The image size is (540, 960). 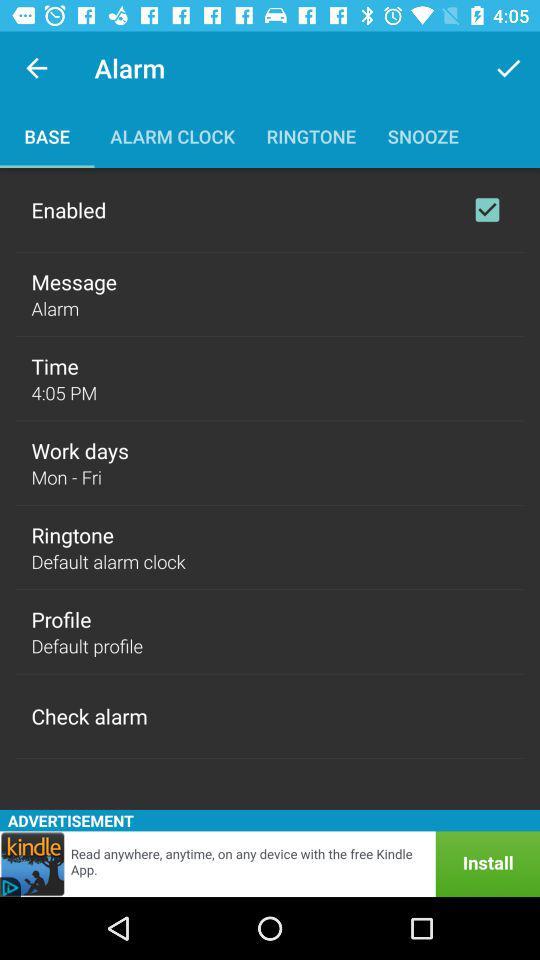 What do you see at coordinates (486, 210) in the screenshot?
I see `enable/disable alarm` at bounding box center [486, 210].